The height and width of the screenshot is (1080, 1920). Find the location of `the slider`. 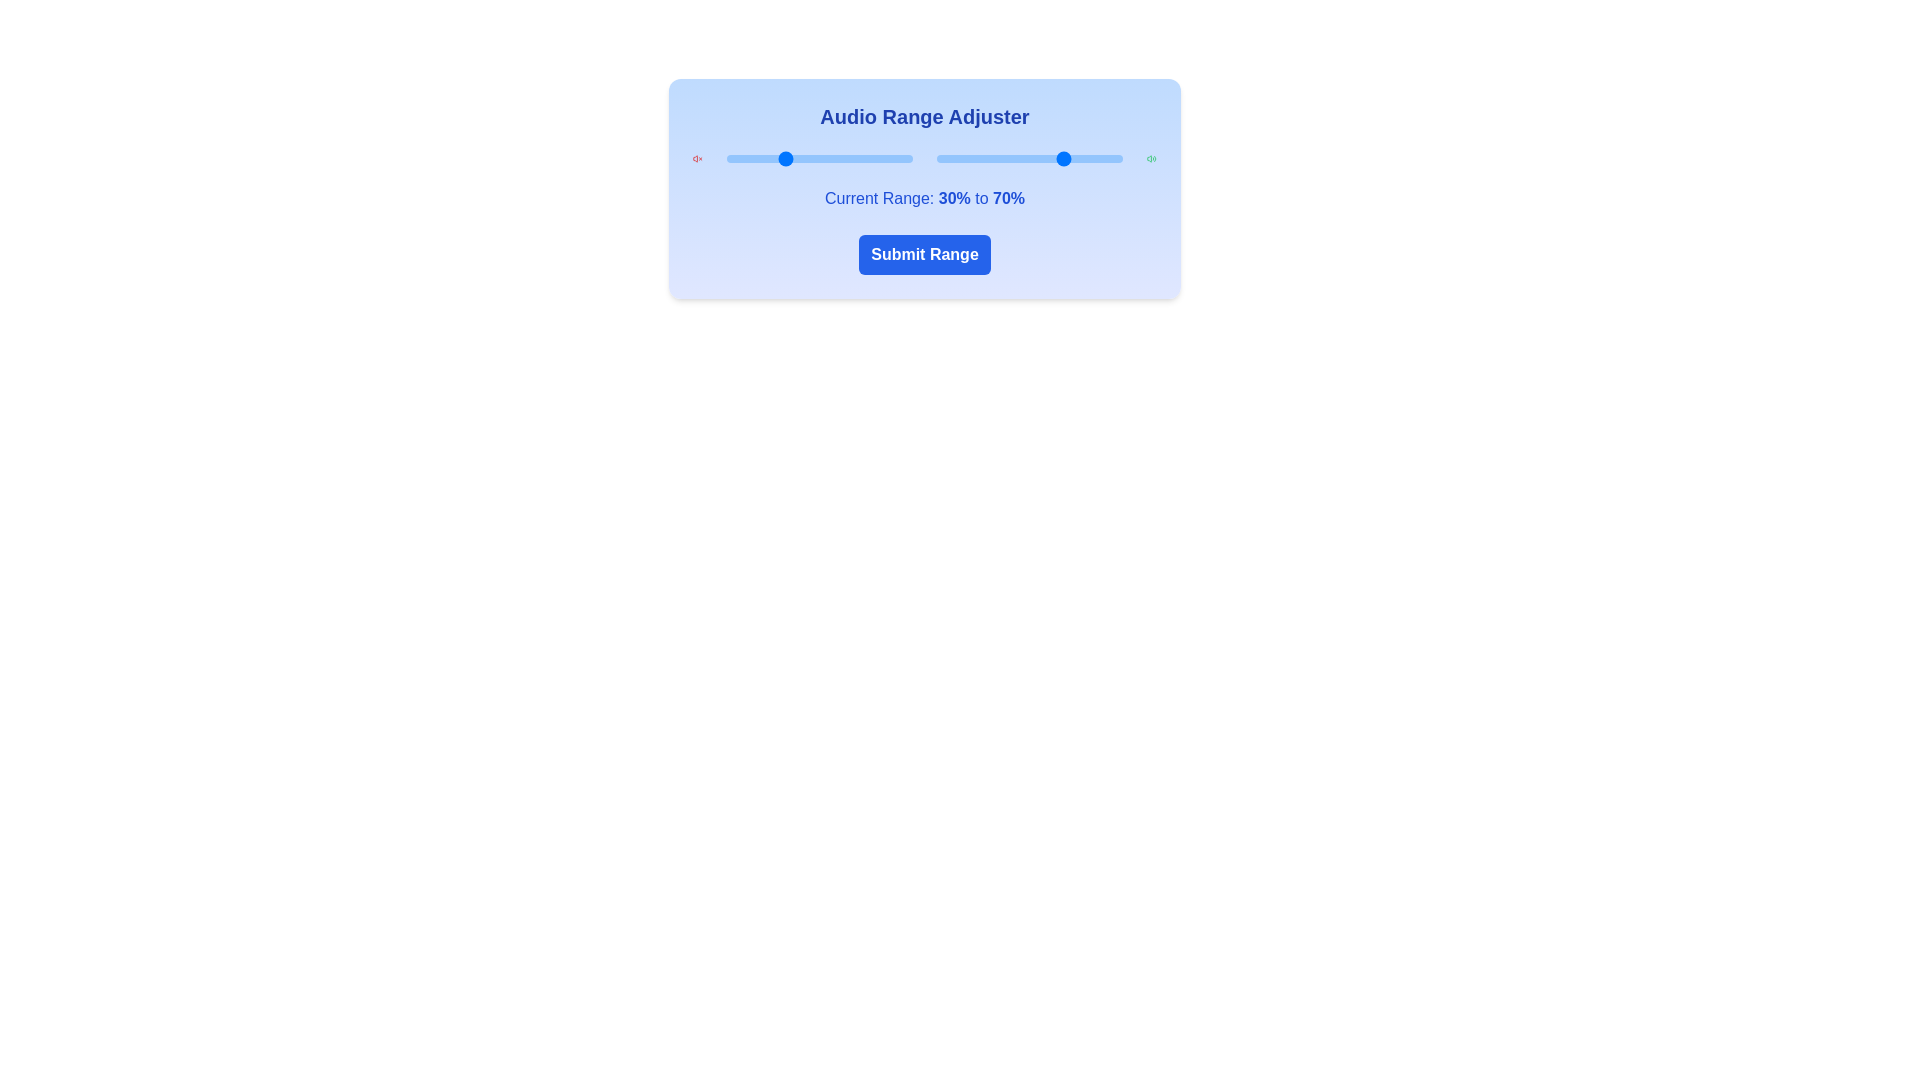

the slider is located at coordinates (840, 157).